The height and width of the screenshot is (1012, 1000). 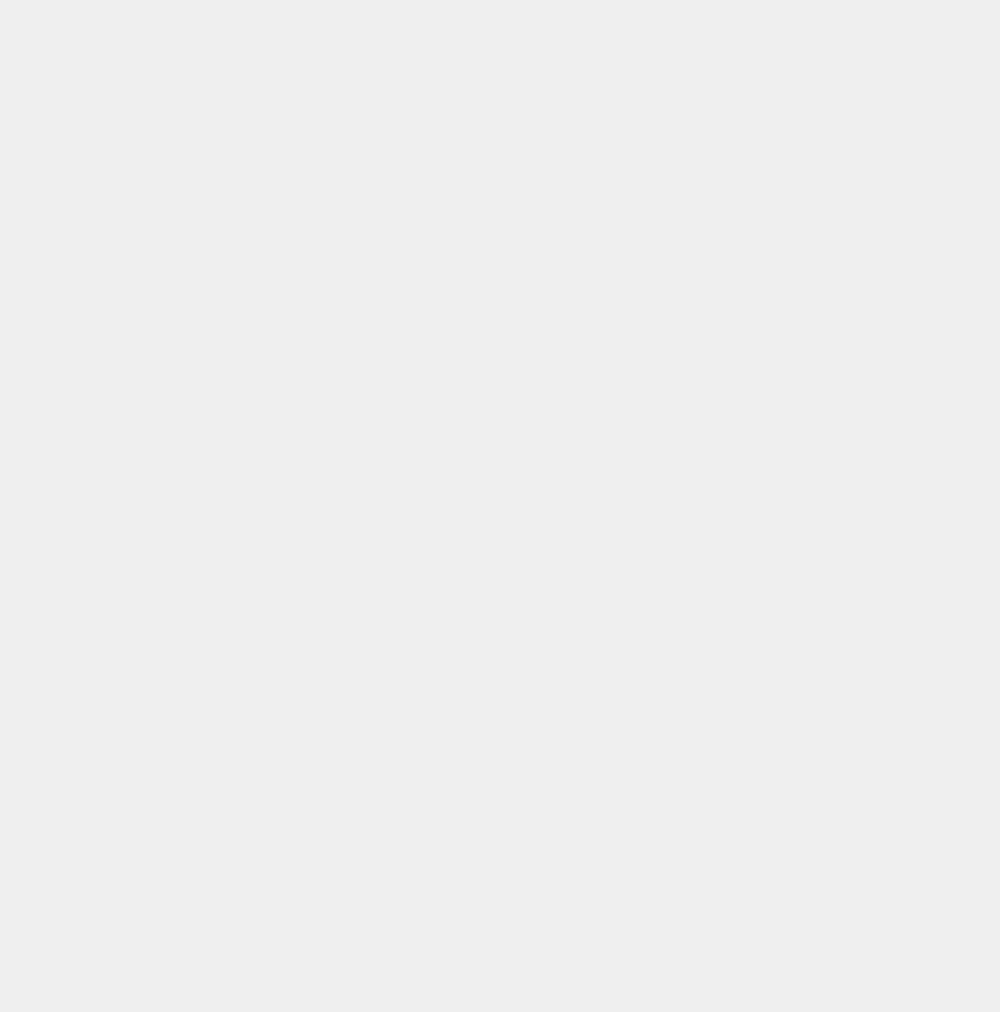 What do you see at coordinates (138, 149) in the screenshot?
I see `'FARM MANAGEMENT'` at bounding box center [138, 149].